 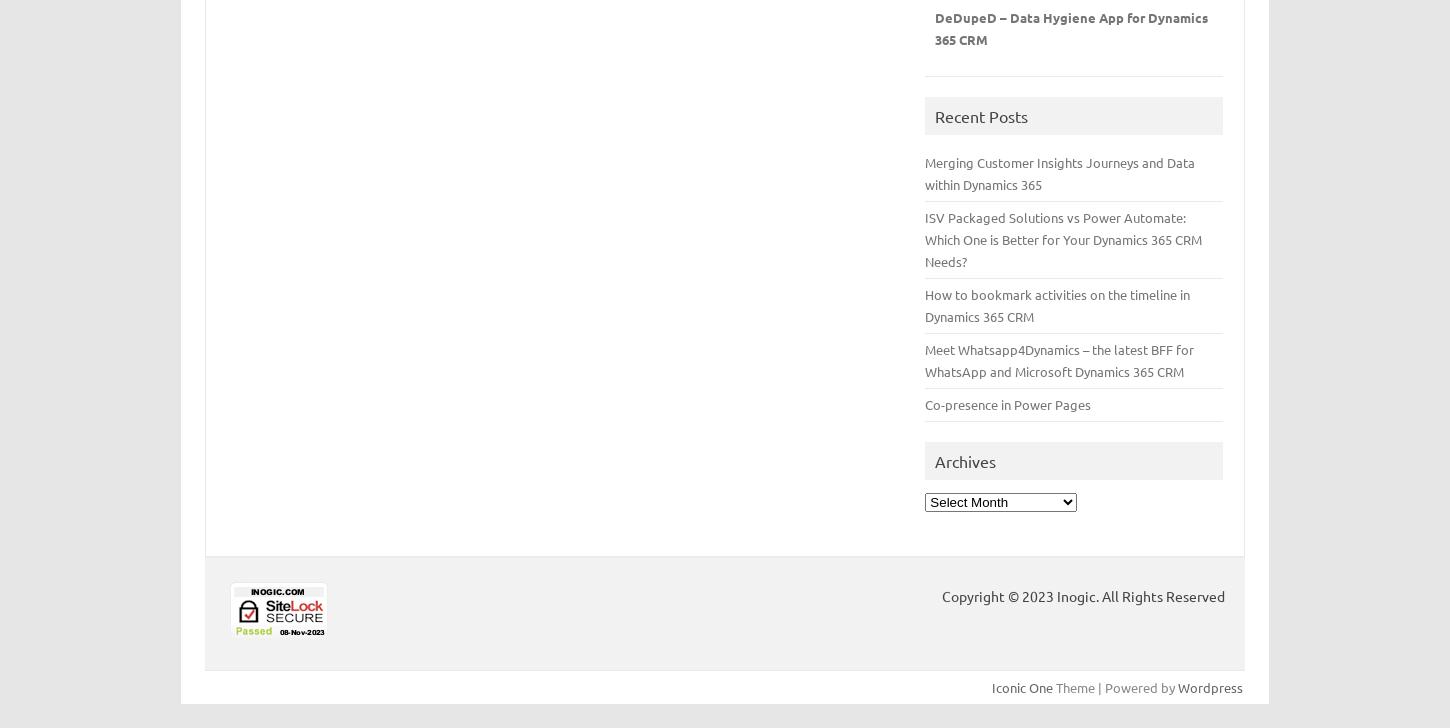 What do you see at coordinates (1063, 238) in the screenshot?
I see `'ISV Packaged Solutions vs Power Automate: Which One is Better for Your Dynamics 365 CRM Needs?'` at bounding box center [1063, 238].